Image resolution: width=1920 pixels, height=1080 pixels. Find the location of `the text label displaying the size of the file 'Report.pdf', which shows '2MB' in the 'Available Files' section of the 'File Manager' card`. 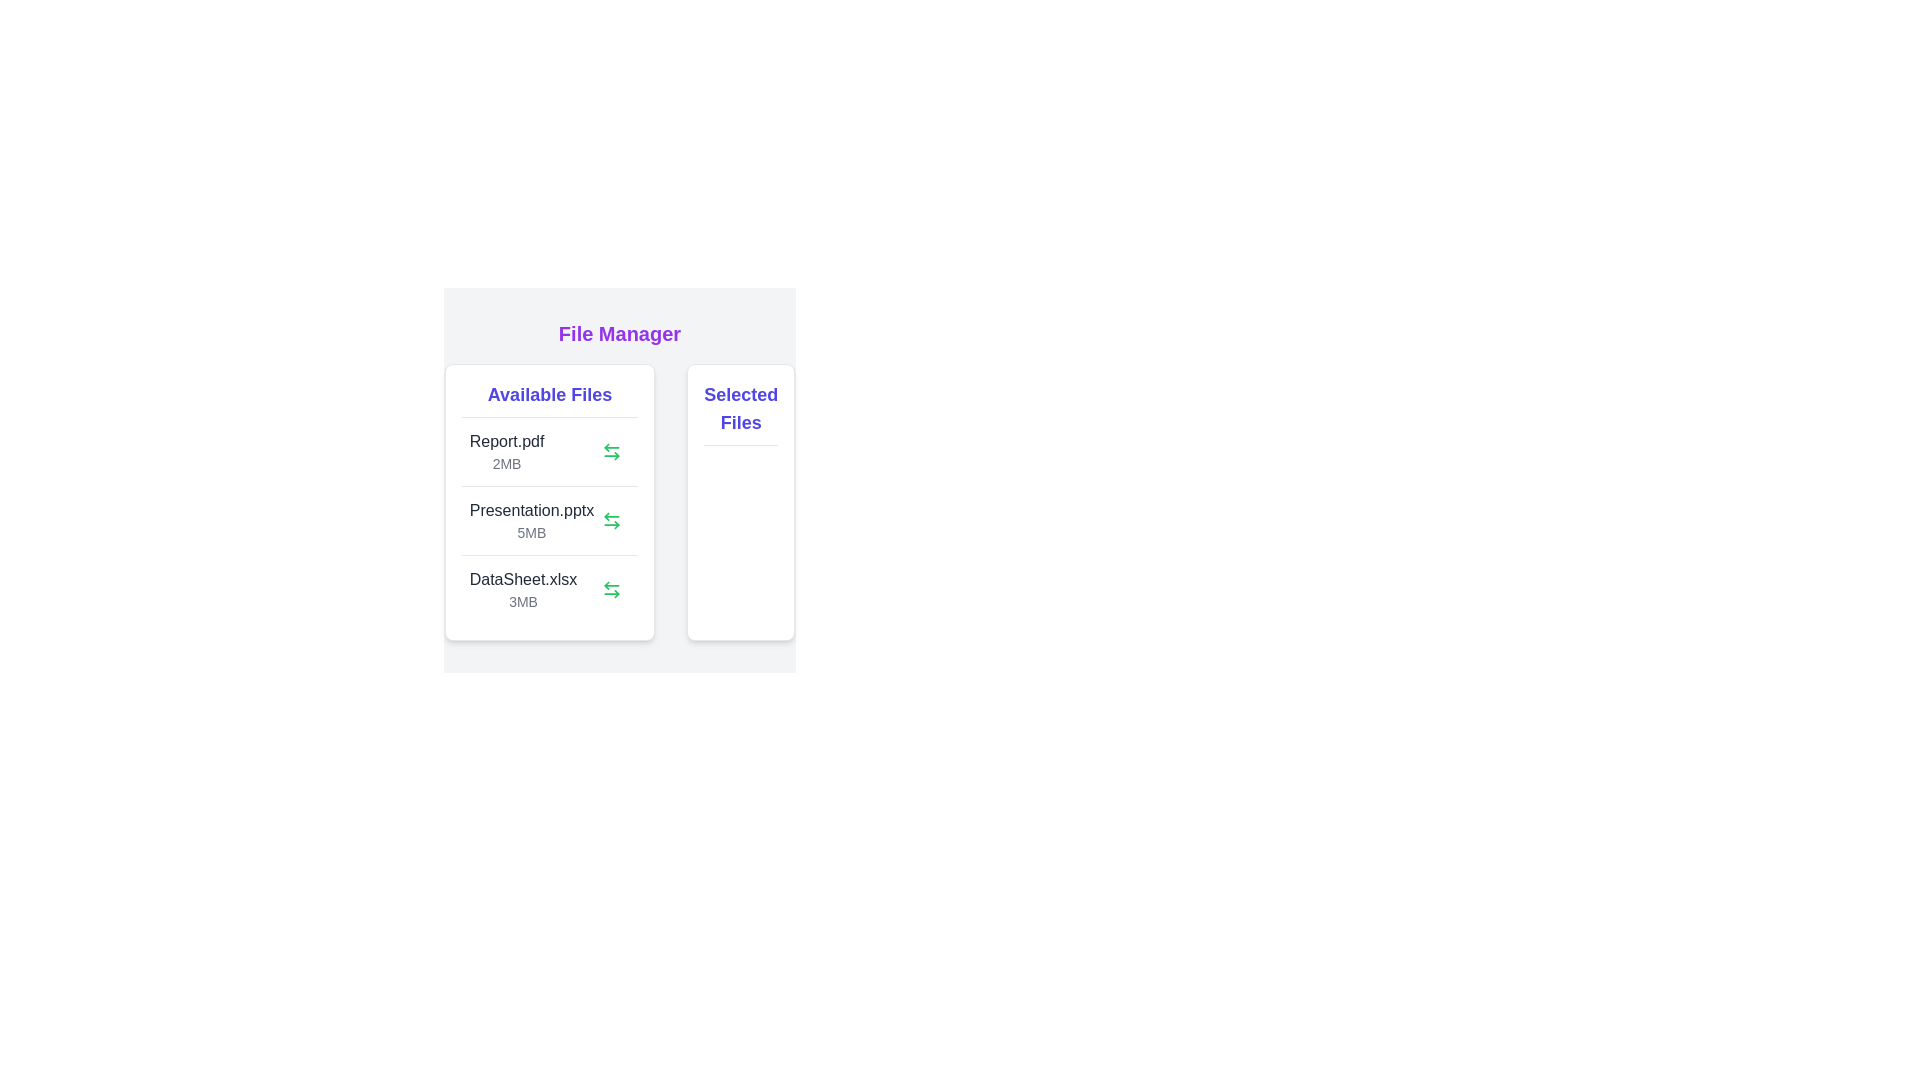

the text label displaying the size of the file 'Report.pdf', which shows '2MB' in the 'Available Files' section of the 'File Manager' card is located at coordinates (507, 463).